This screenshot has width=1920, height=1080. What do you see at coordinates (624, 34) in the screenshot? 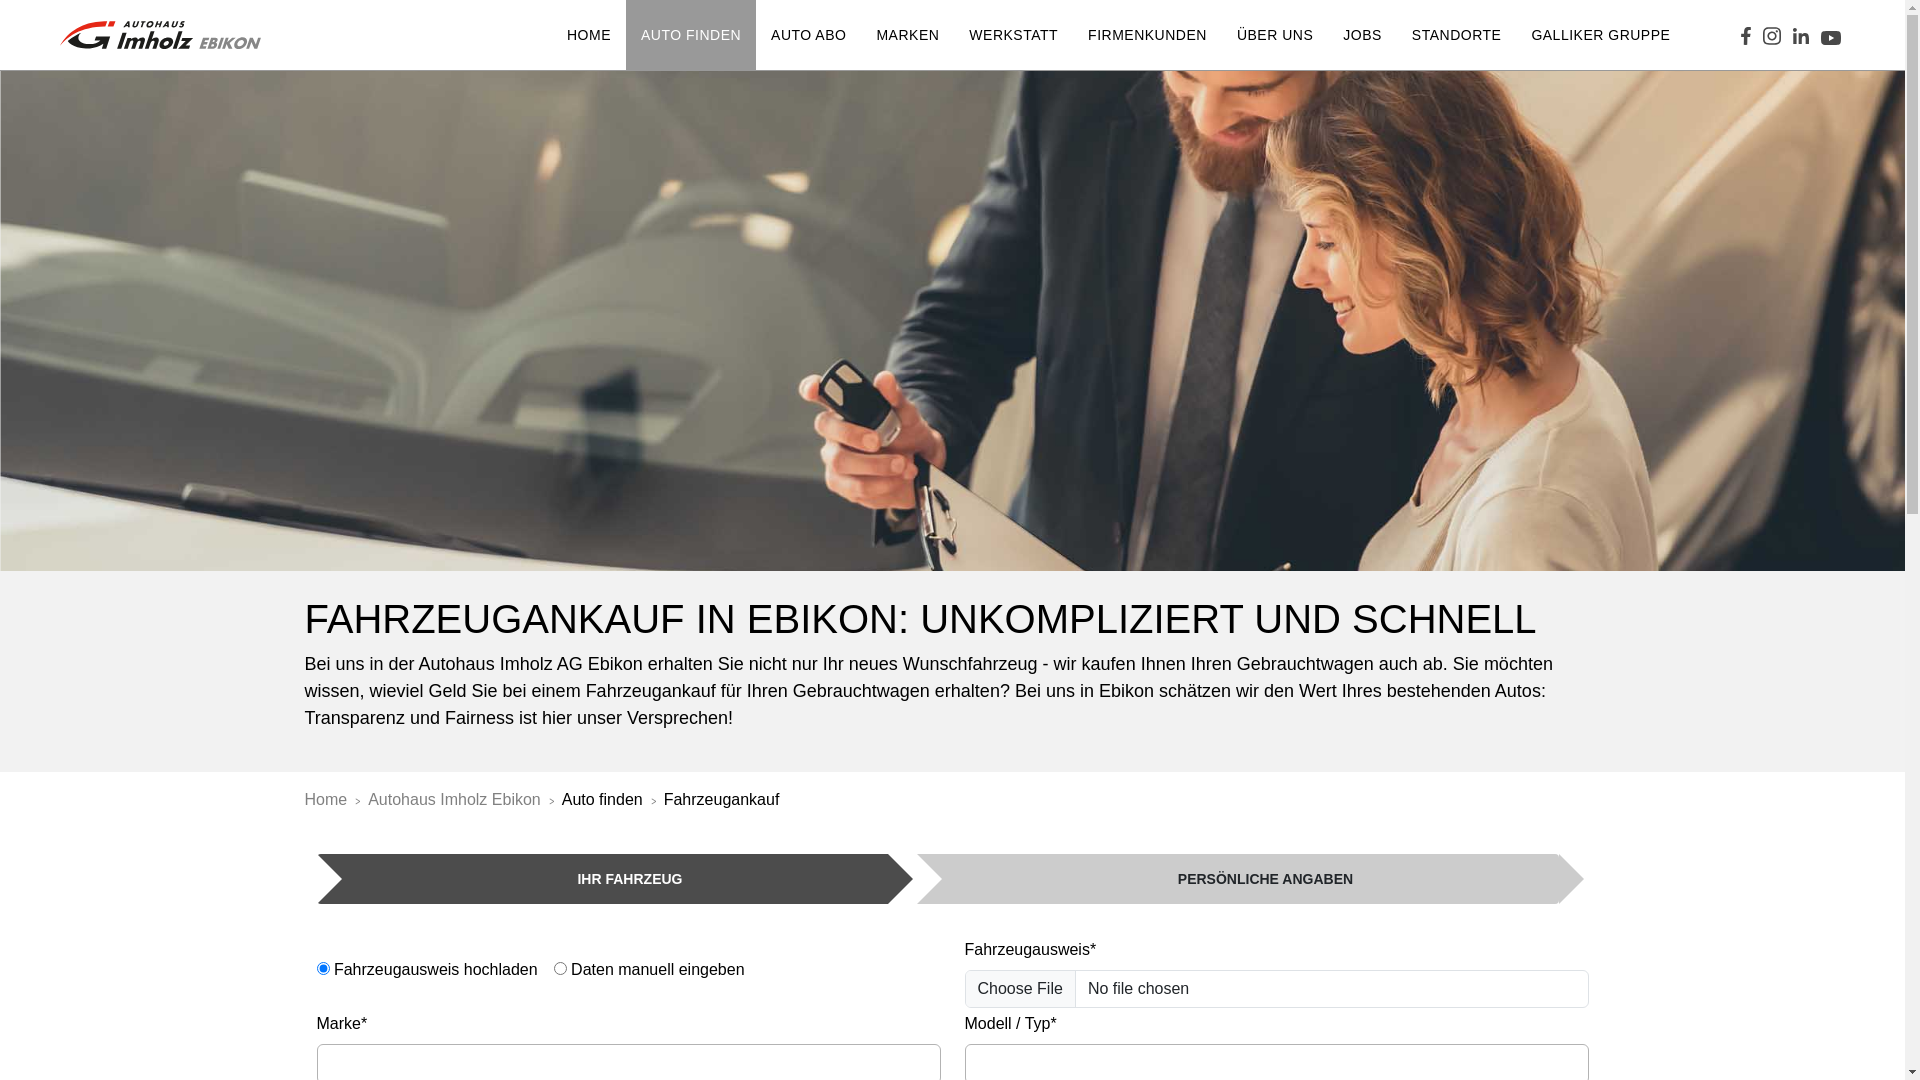
I see `'AUTO FINDEN'` at bounding box center [624, 34].